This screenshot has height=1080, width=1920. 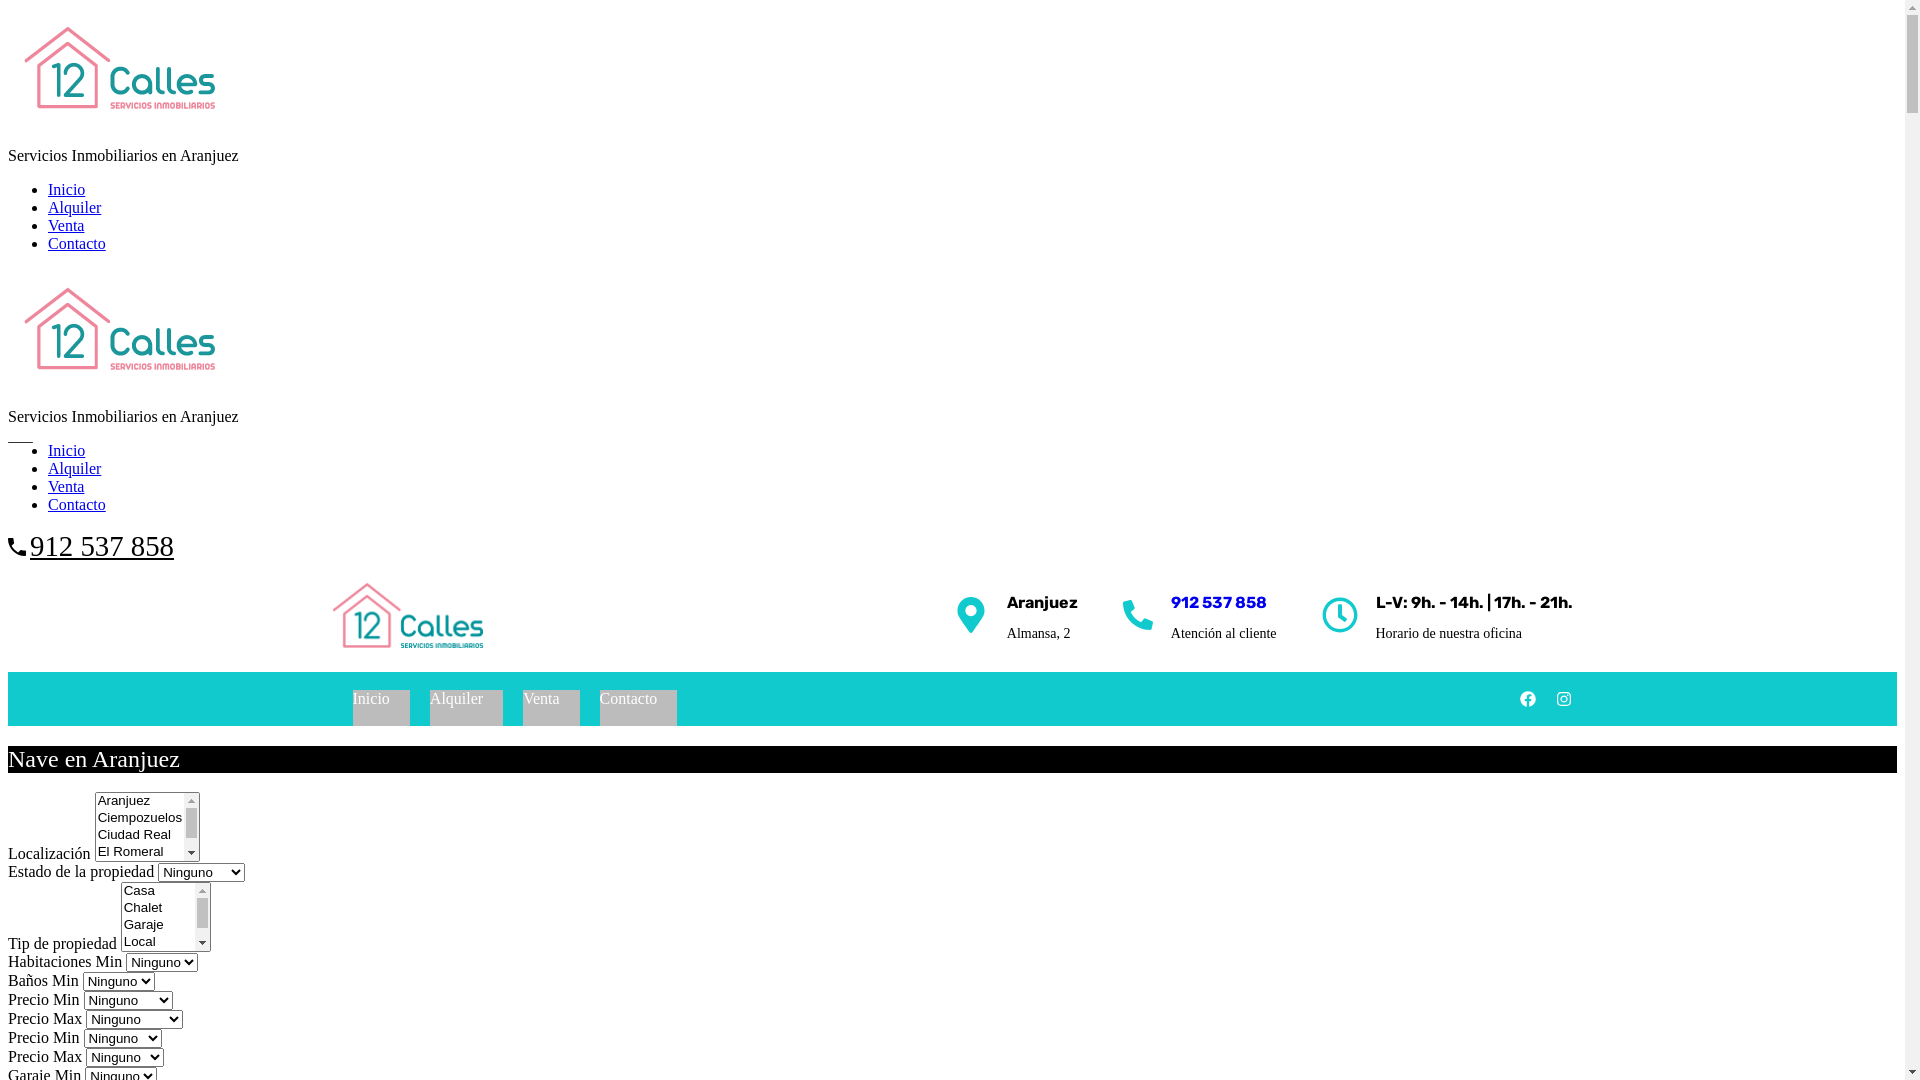 What do you see at coordinates (76, 242) in the screenshot?
I see `'Contacto'` at bounding box center [76, 242].